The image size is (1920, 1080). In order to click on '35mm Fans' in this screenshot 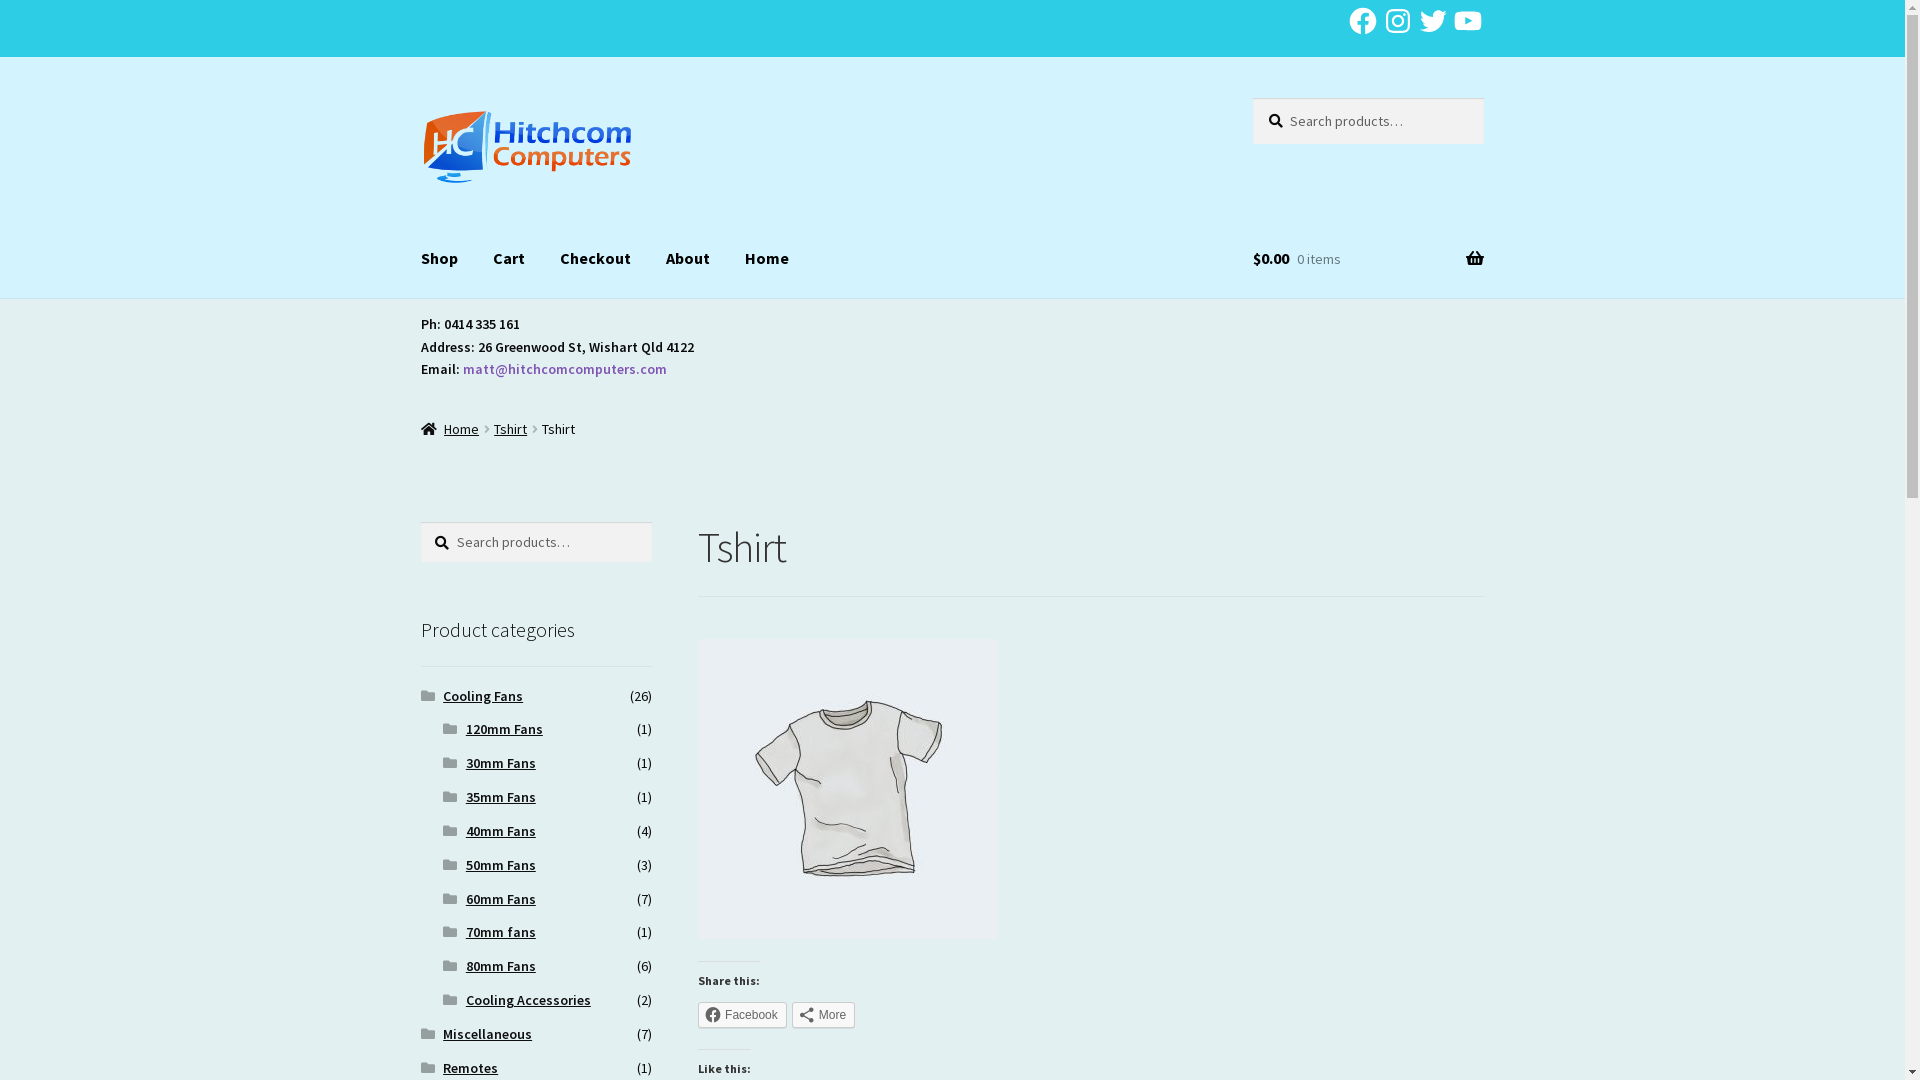, I will do `click(464, 796)`.